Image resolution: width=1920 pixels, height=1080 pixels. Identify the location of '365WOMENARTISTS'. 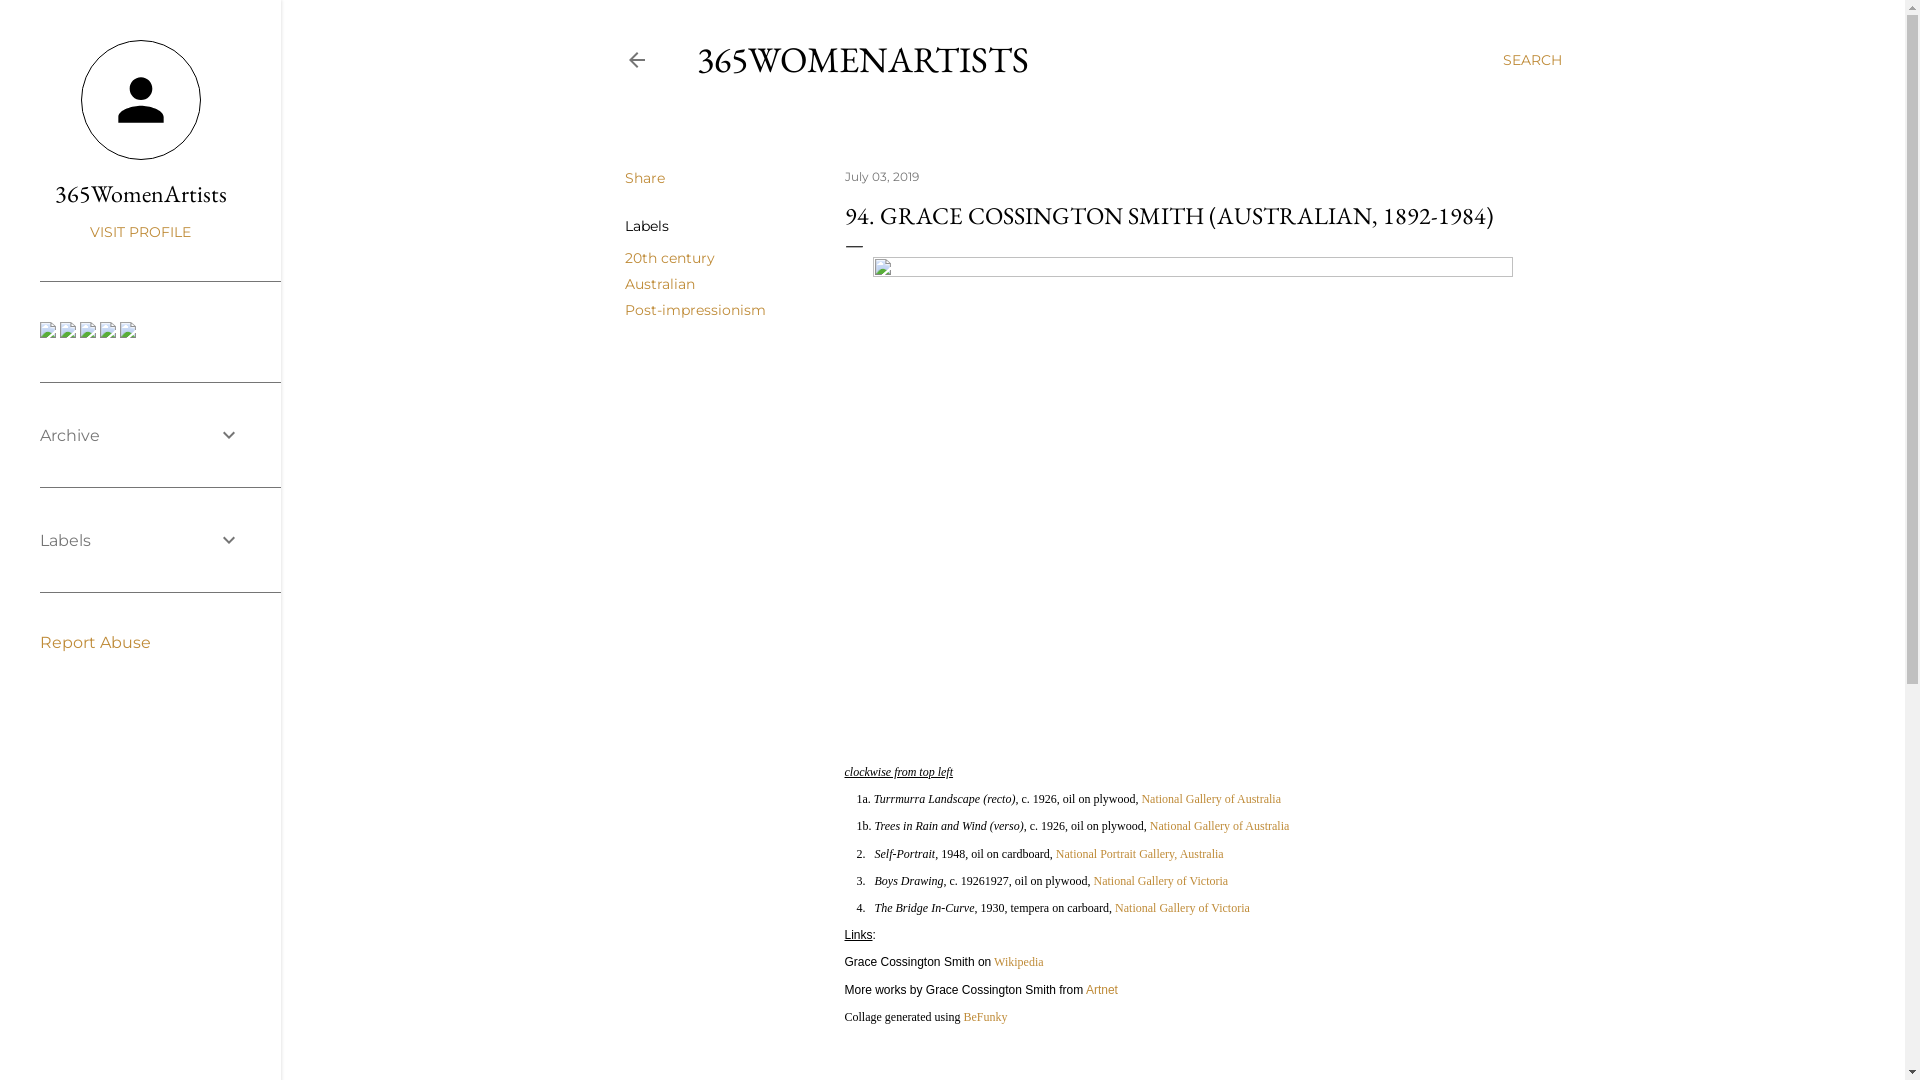
(862, 58).